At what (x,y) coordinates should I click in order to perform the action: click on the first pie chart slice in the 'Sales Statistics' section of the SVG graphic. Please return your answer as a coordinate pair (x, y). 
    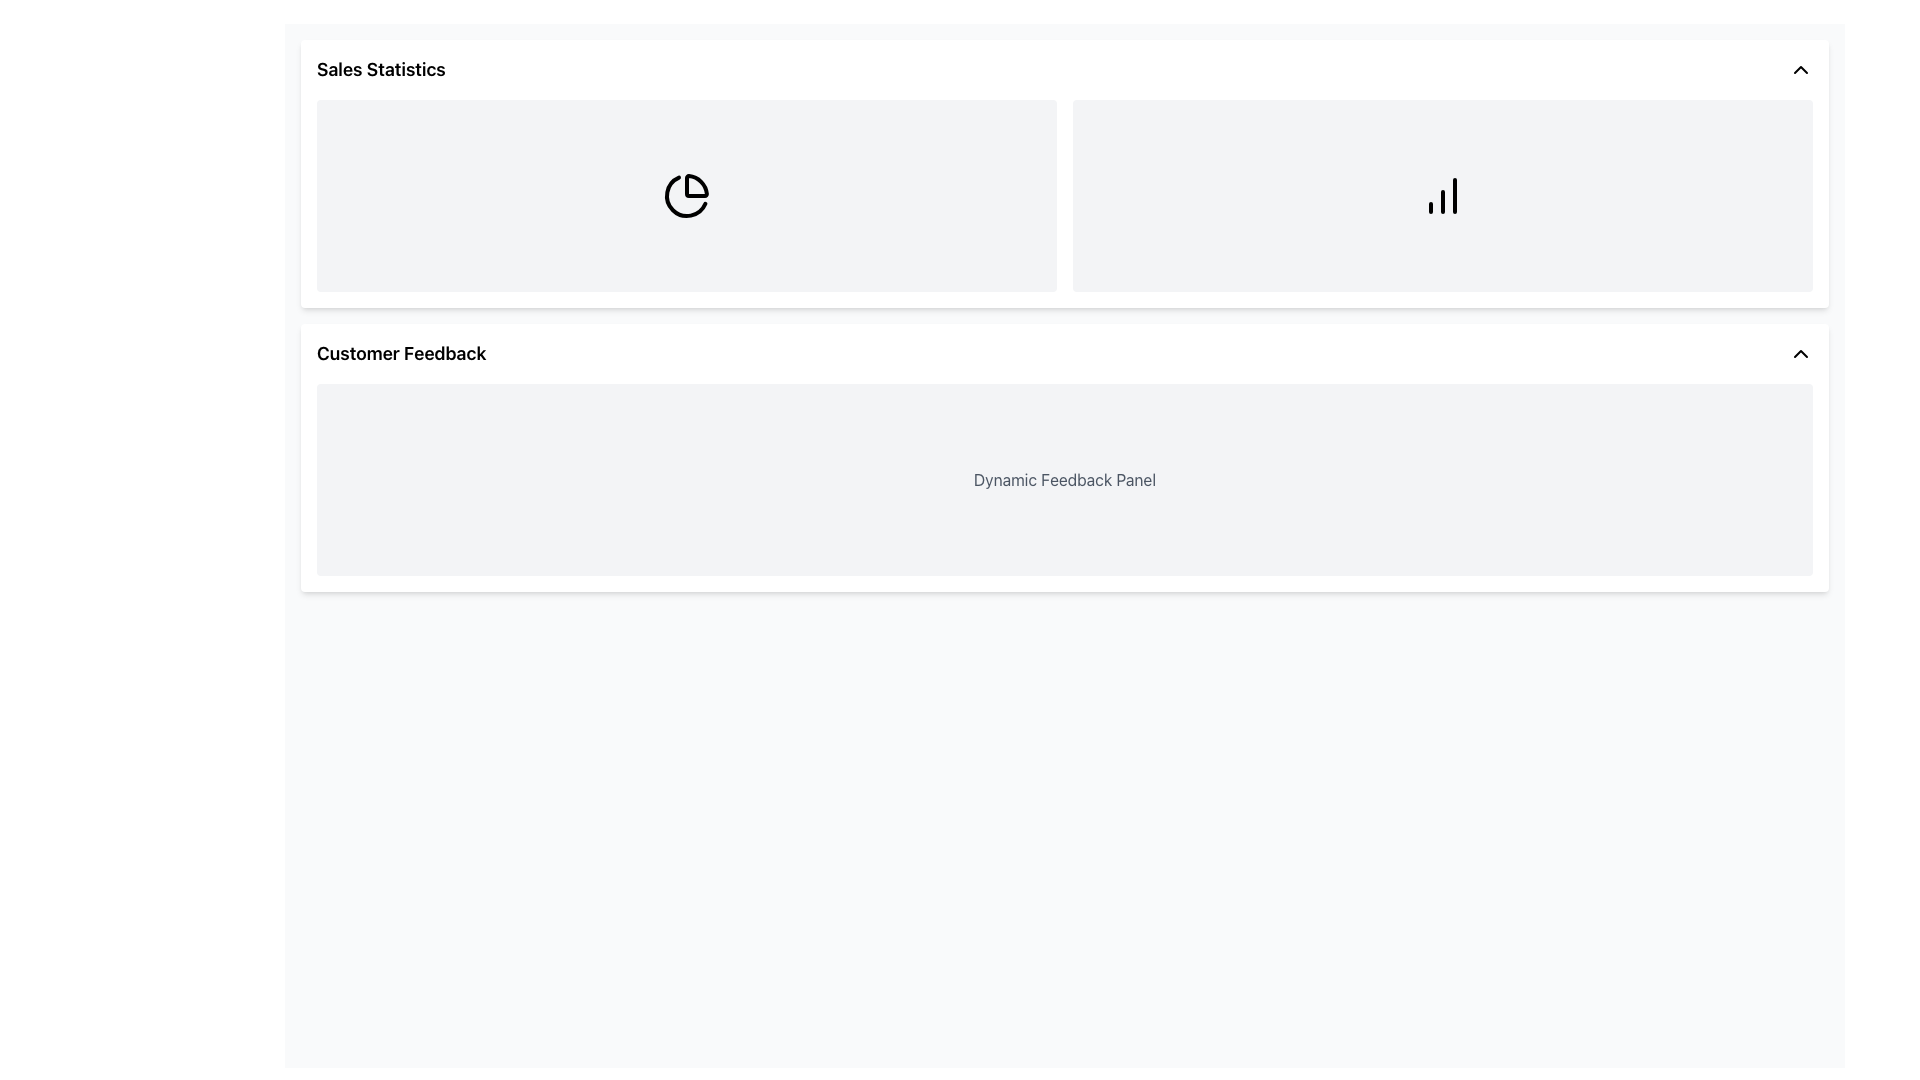
    Looking at the image, I should click on (696, 186).